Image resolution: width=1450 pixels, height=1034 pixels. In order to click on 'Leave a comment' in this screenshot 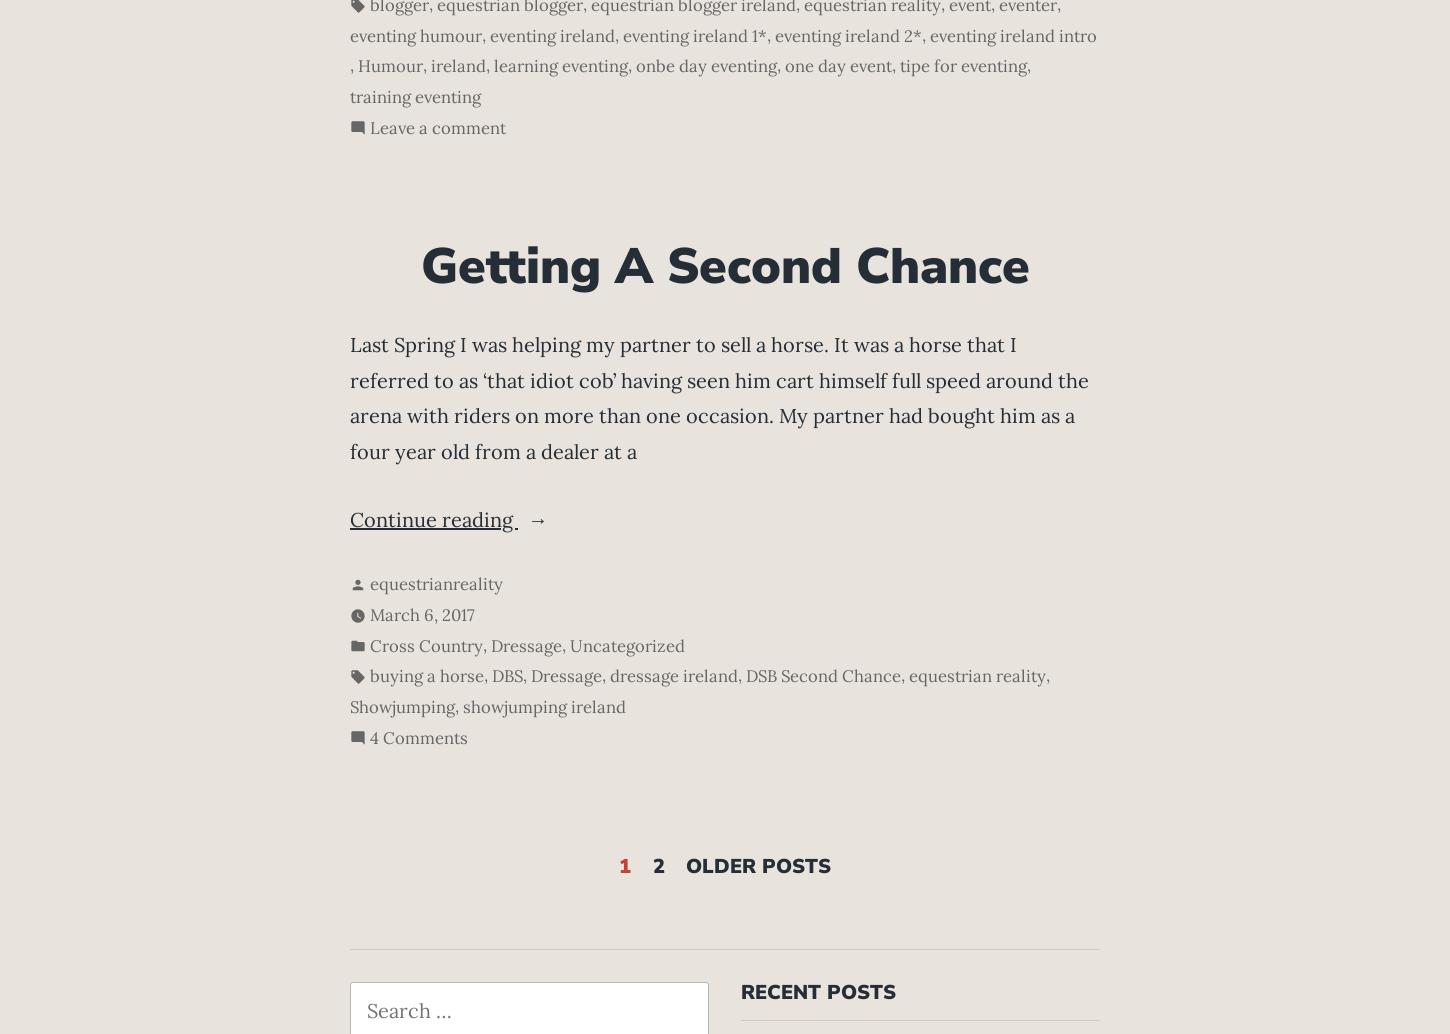, I will do `click(437, 126)`.